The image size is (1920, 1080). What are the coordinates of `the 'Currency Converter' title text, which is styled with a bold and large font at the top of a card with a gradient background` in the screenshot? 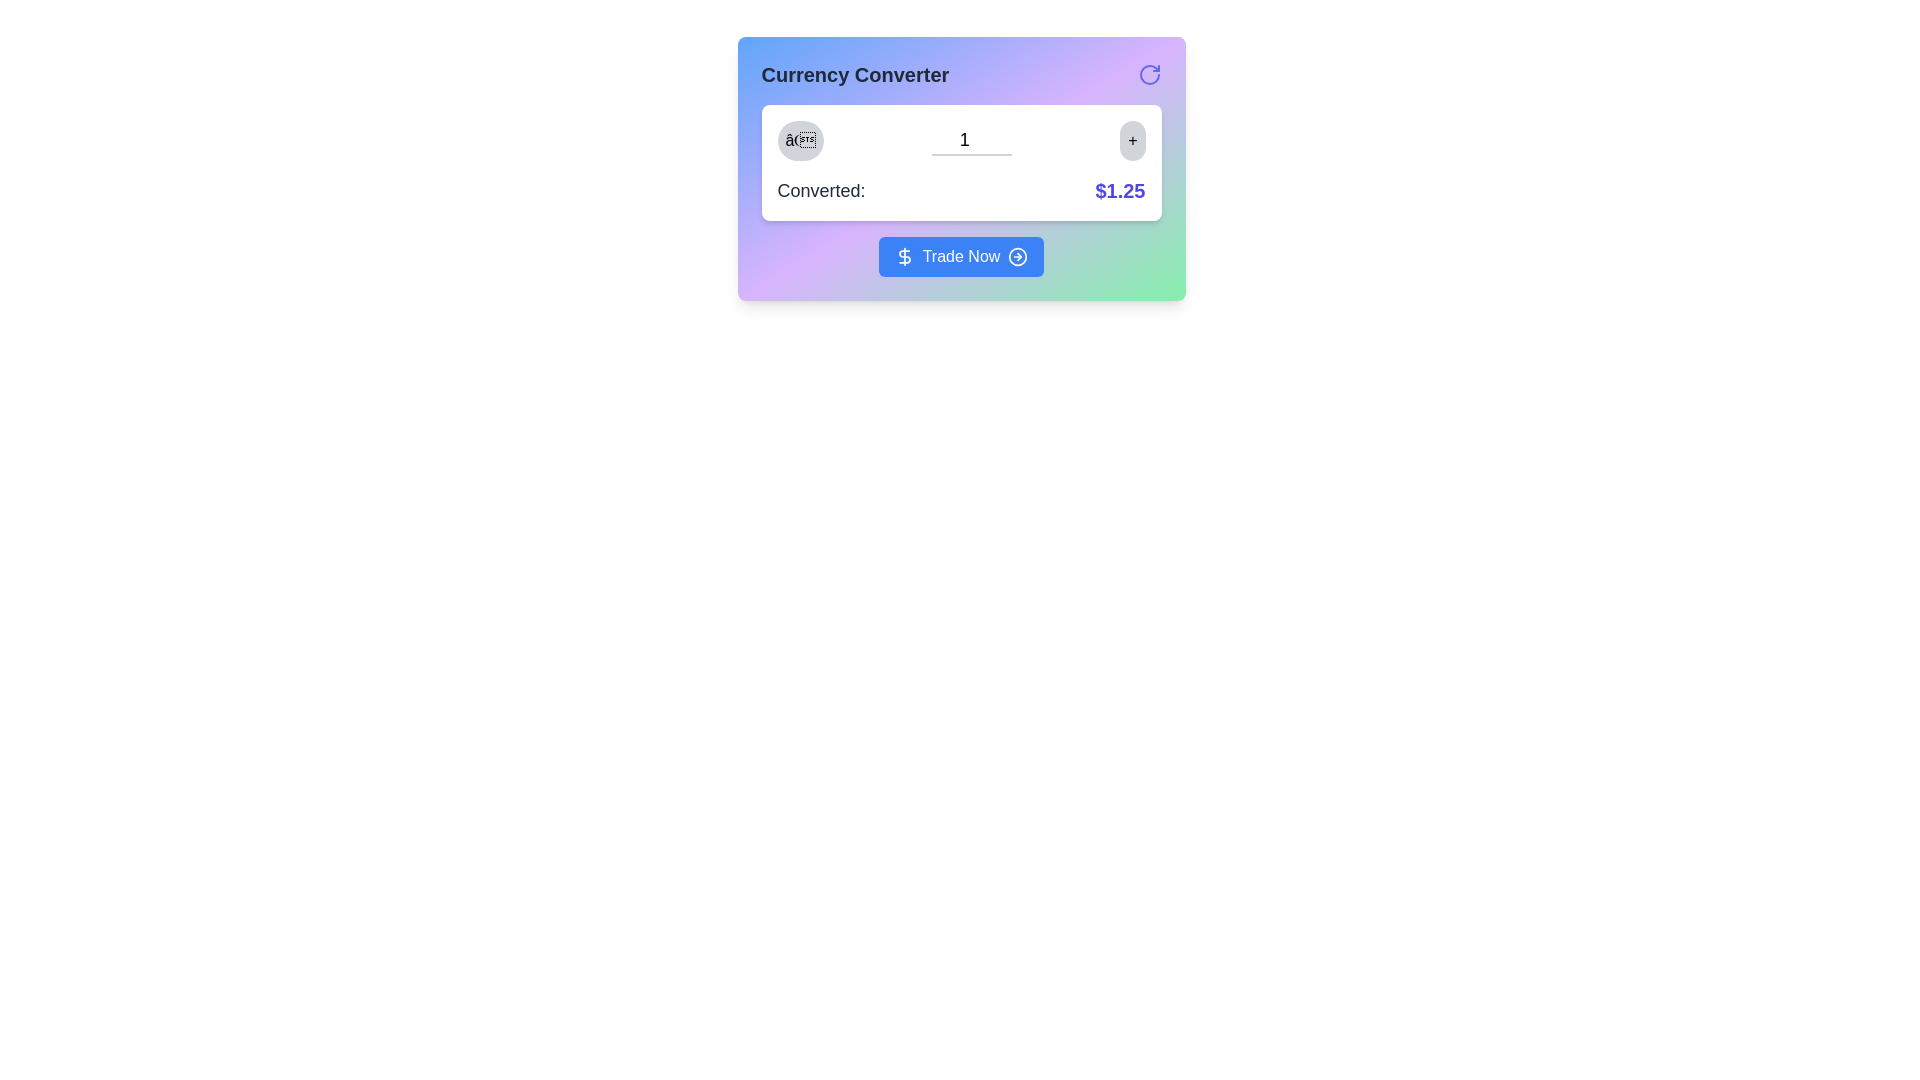 It's located at (855, 73).